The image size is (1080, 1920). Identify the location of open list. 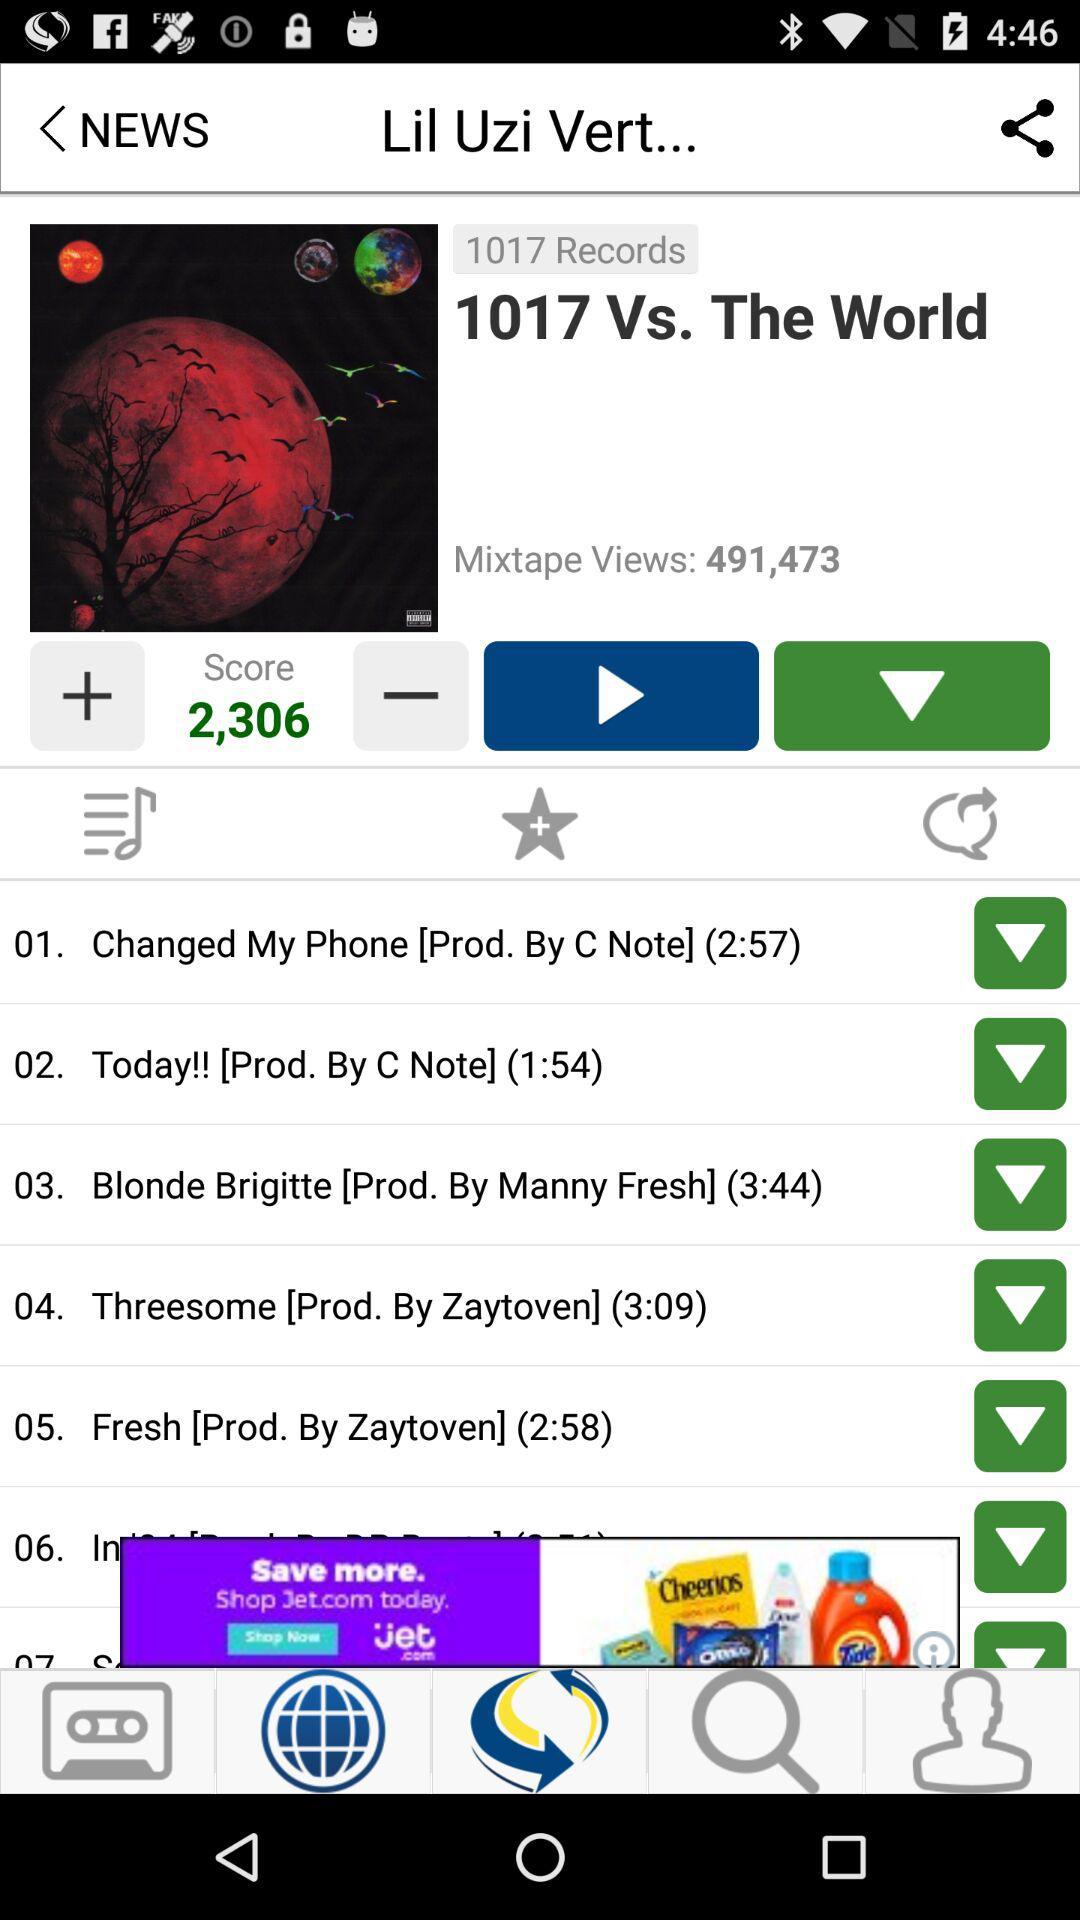
(911, 696).